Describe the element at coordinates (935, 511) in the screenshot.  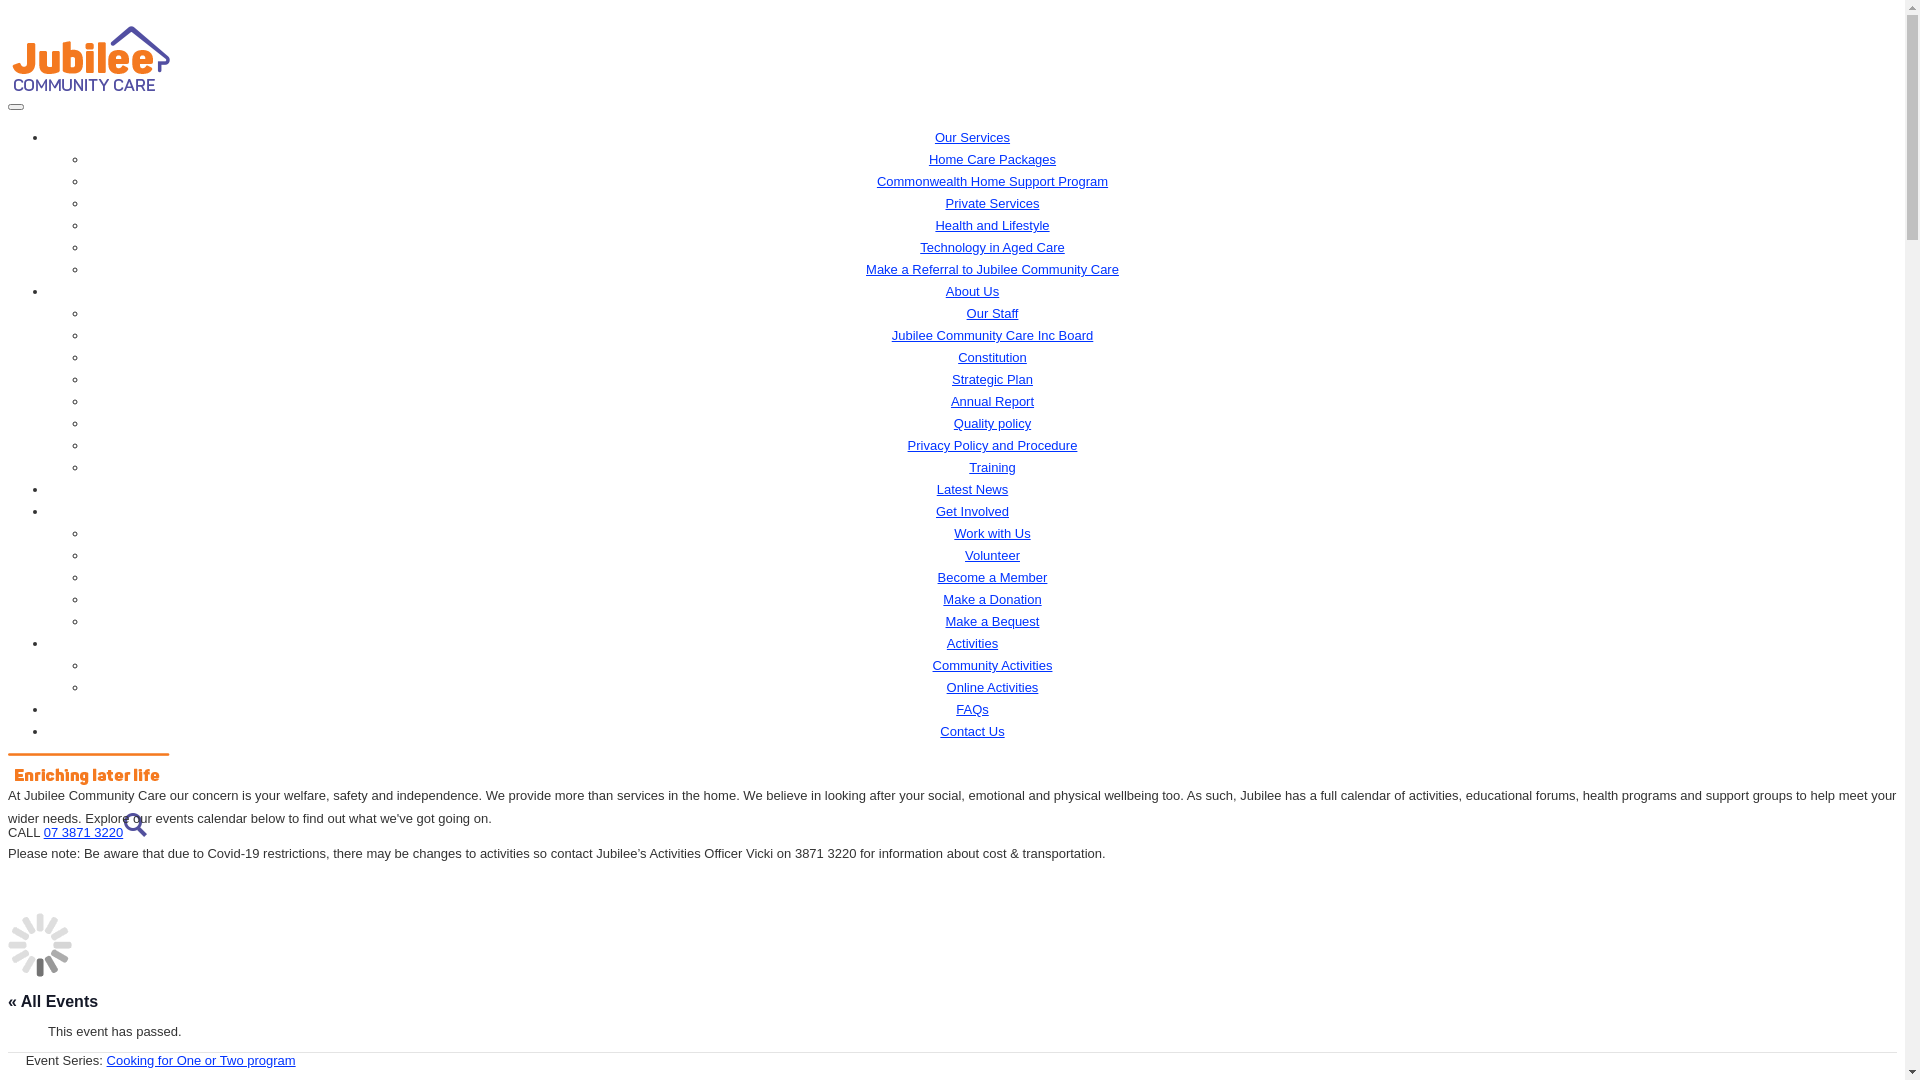
I see `'Get Involved'` at that location.